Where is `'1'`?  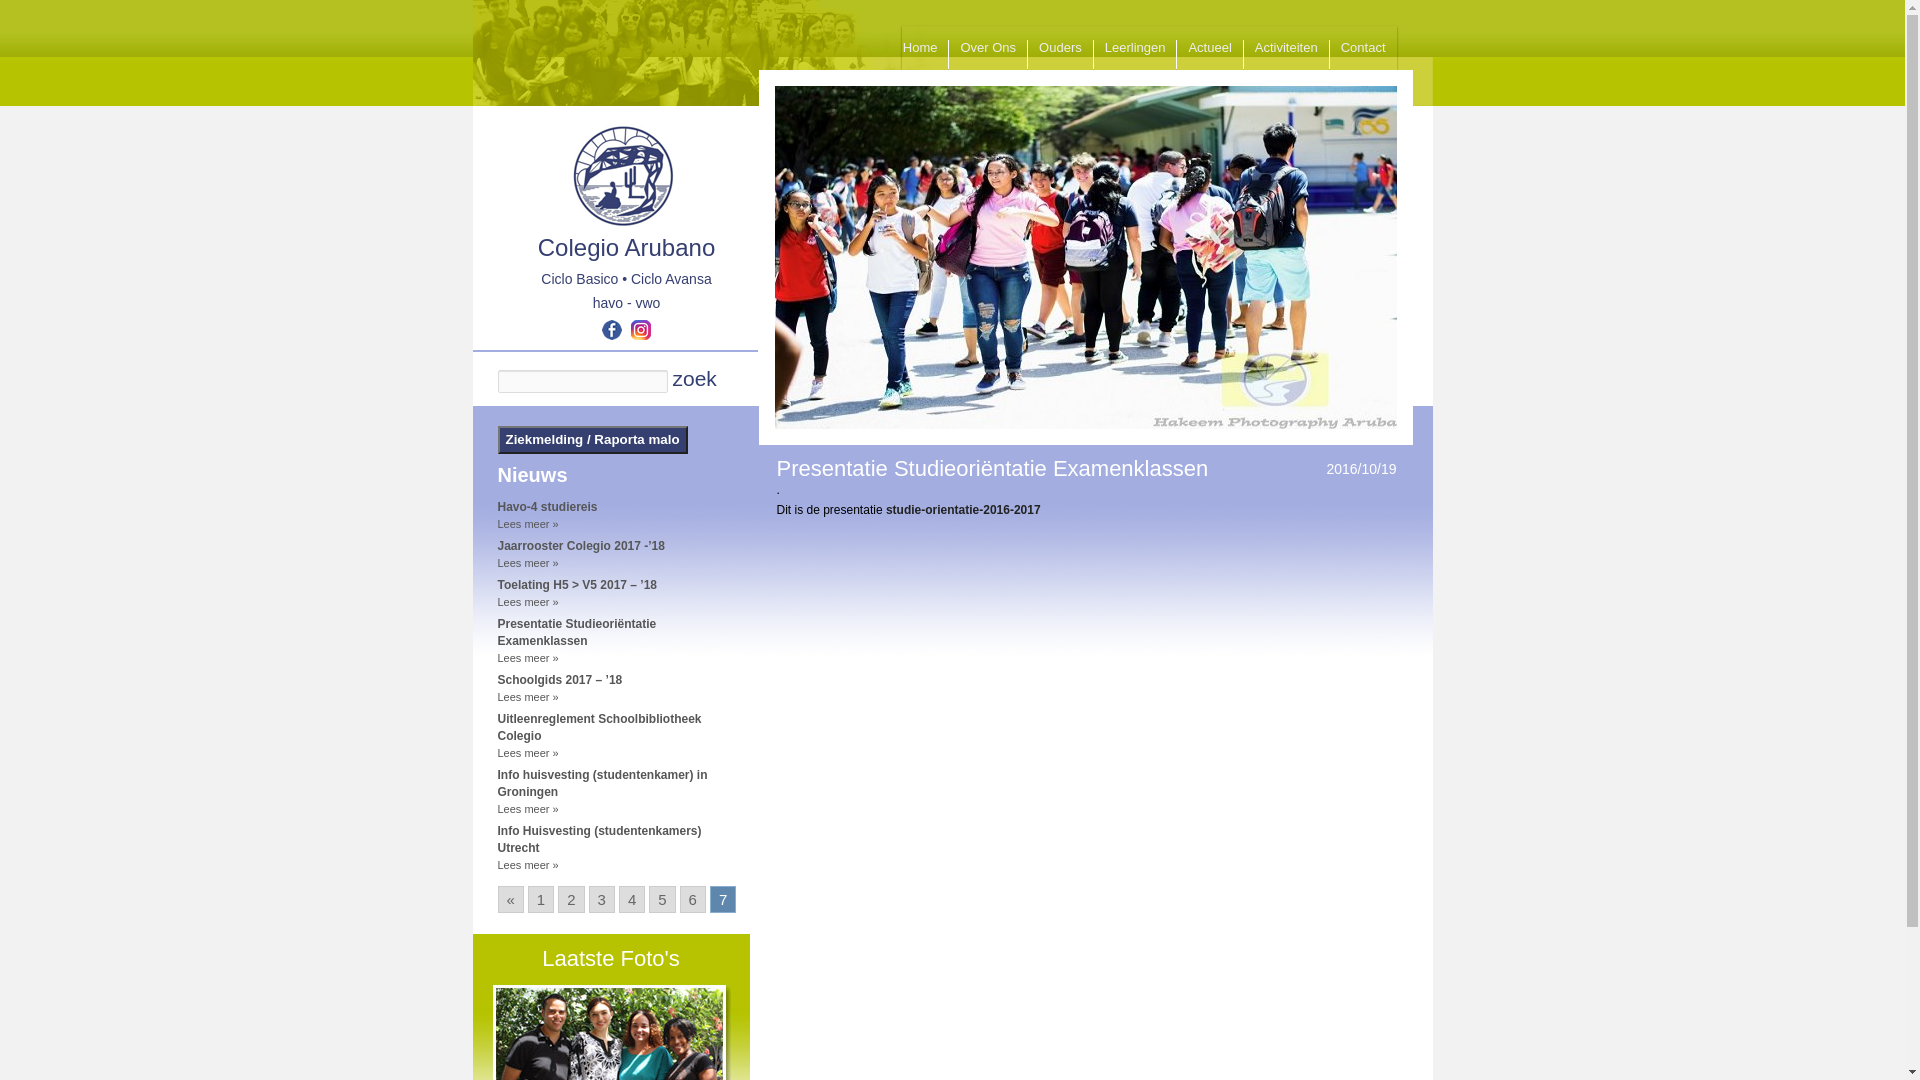 '1' is located at coordinates (541, 898).